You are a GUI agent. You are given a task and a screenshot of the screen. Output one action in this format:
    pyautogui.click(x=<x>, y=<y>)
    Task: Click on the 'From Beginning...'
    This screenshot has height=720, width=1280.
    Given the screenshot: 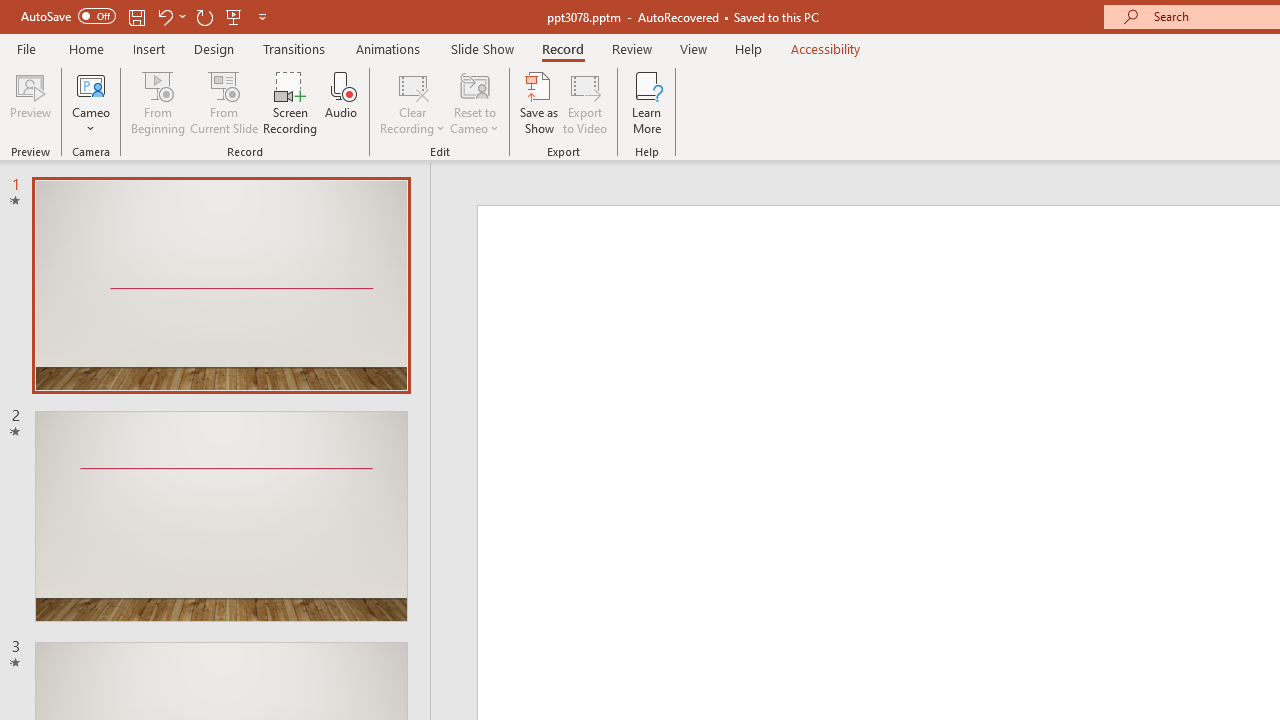 What is the action you would take?
    pyautogui.click(x=157, y=103)
    